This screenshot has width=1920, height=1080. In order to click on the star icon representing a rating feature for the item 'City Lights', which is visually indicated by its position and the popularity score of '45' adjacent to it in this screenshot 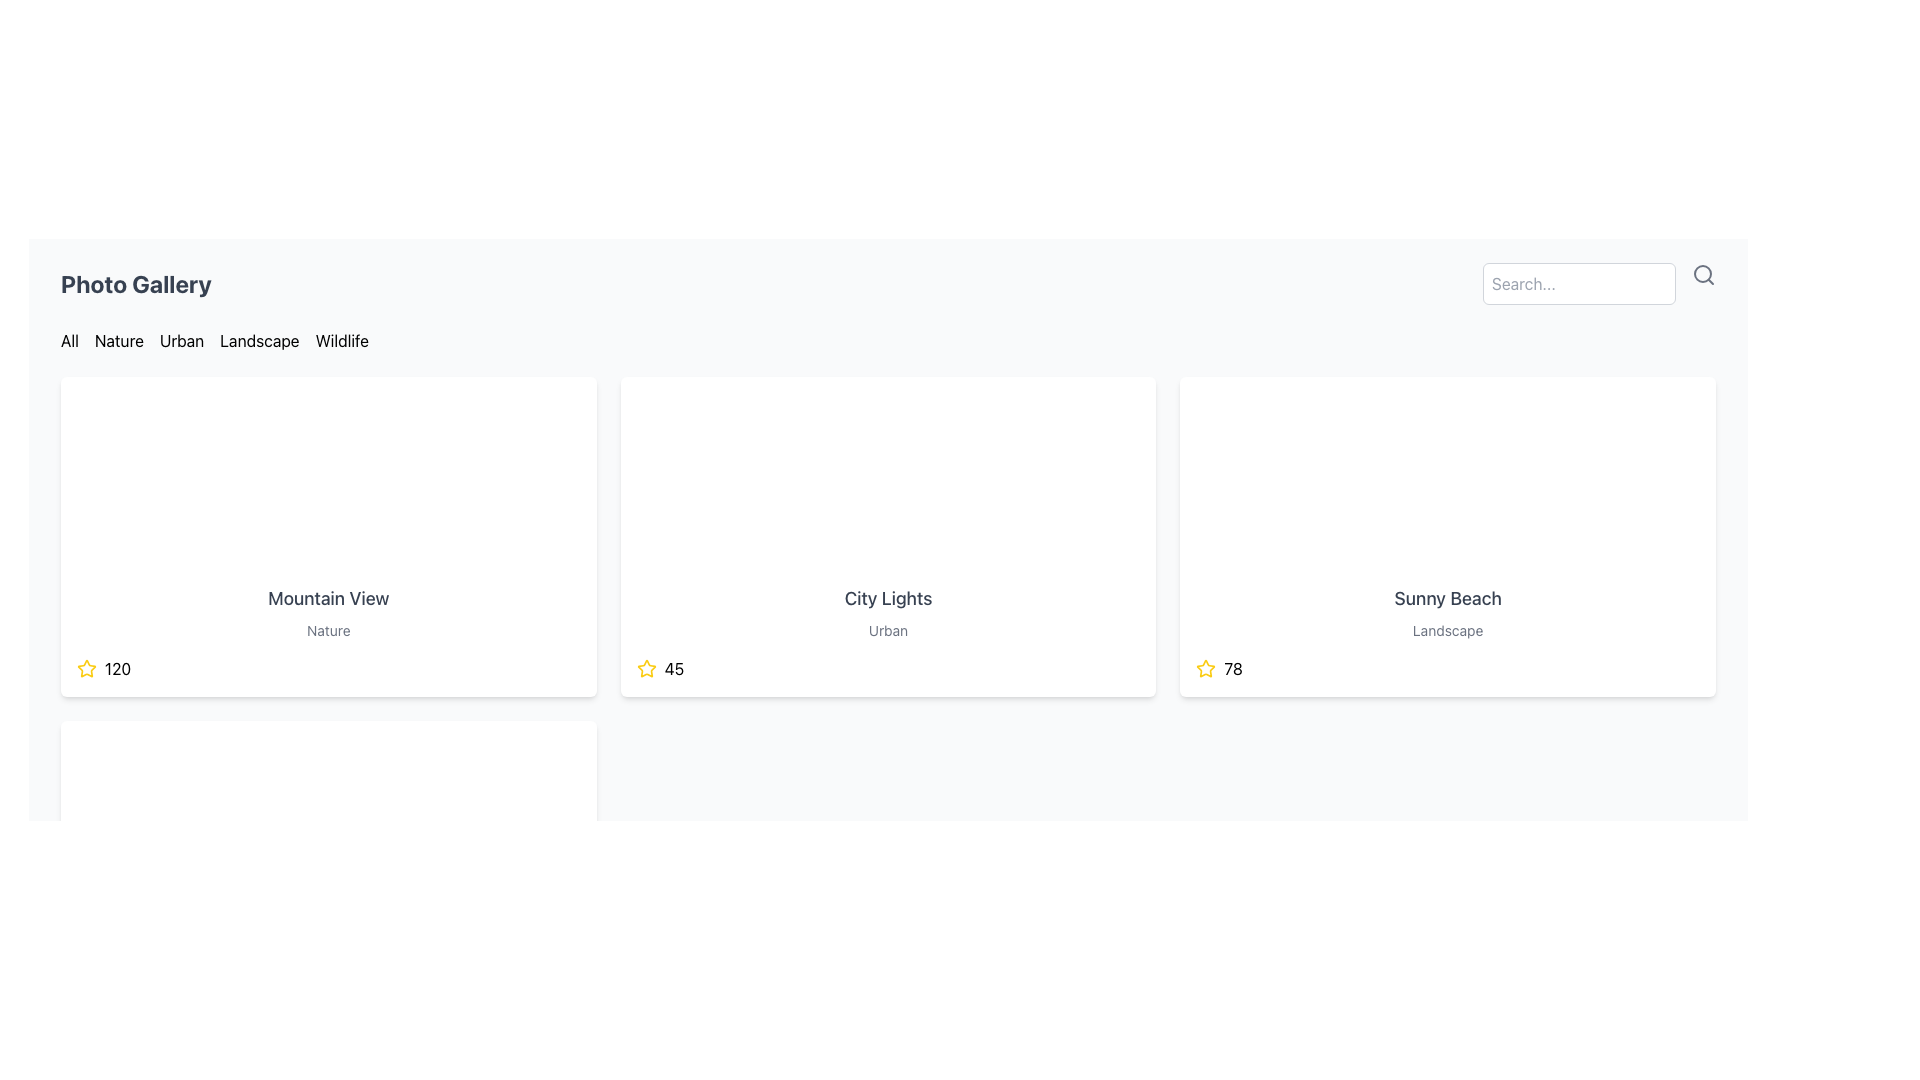, I will do `click(646, 668)`.